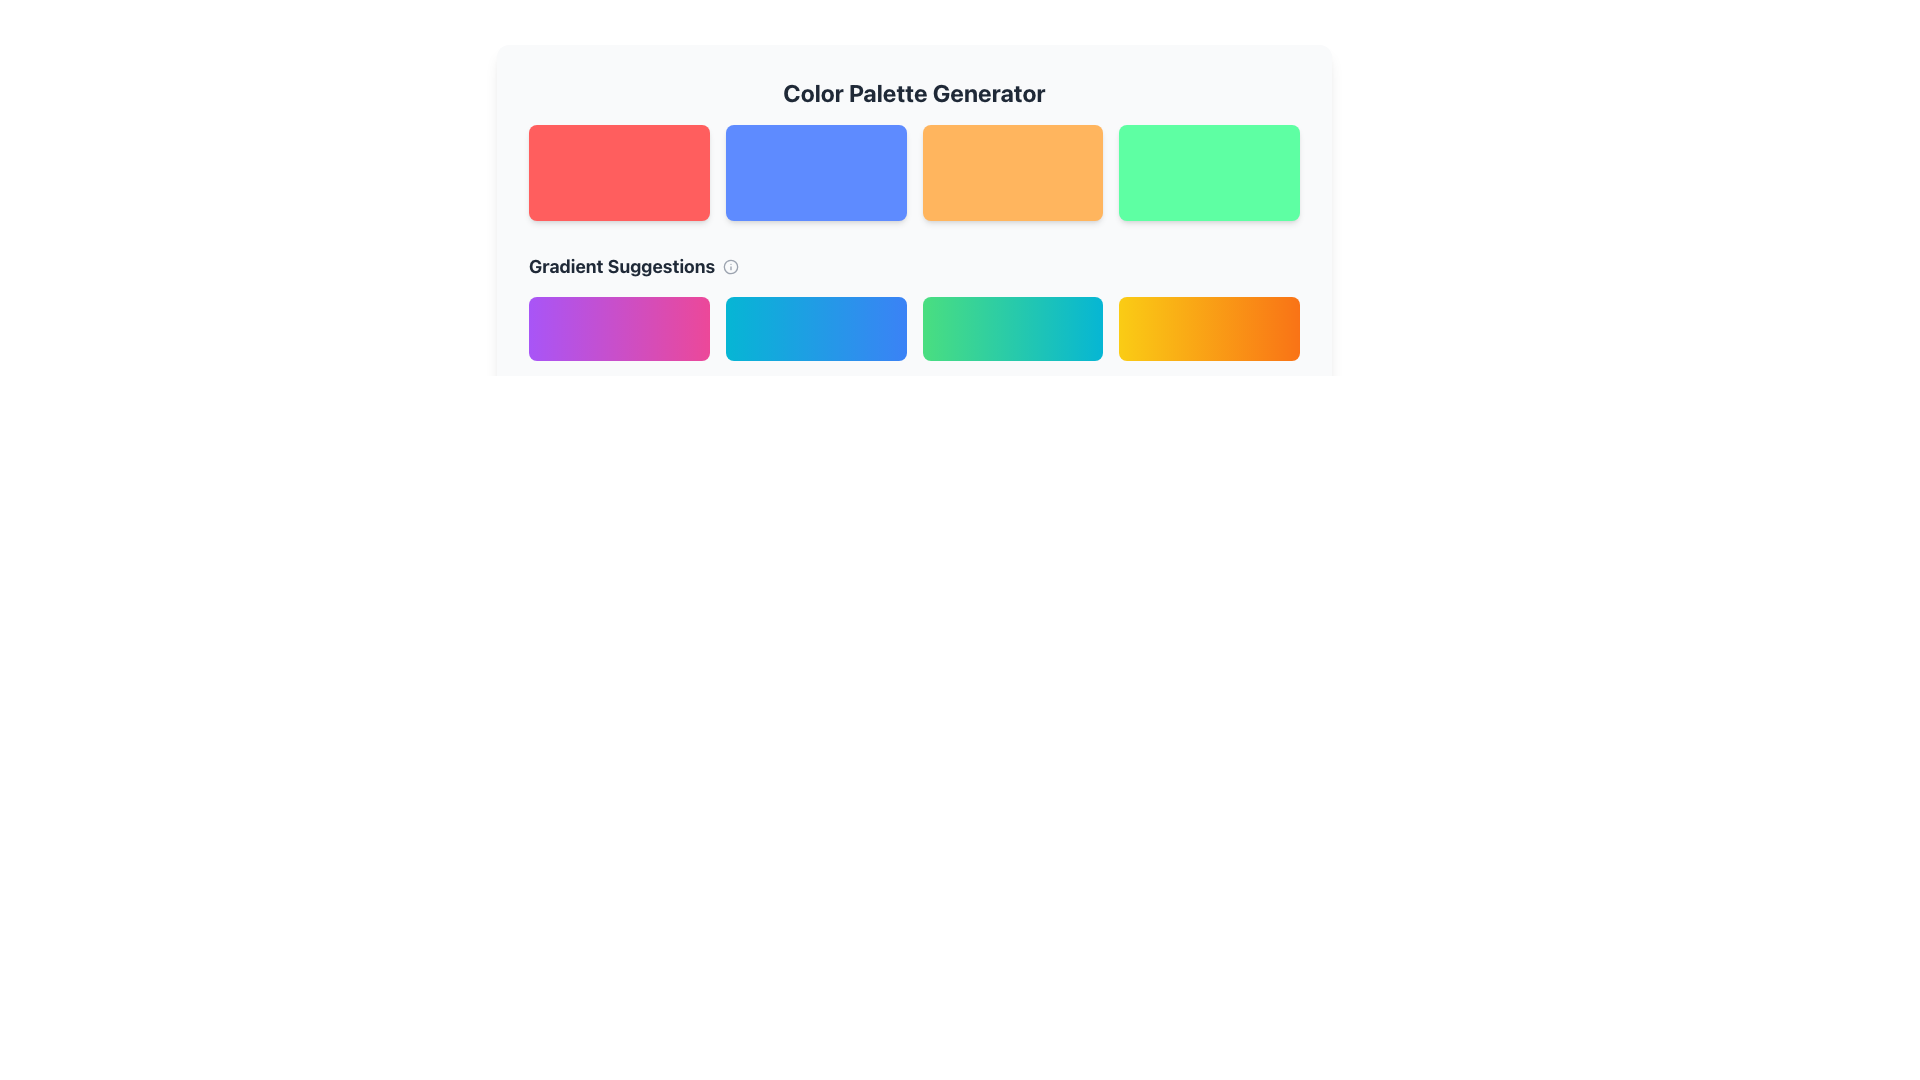 This screenshot has width=1920, height=1080. Describe the element at coordinates (816, 327) in the screenshot. I see `keyboard navigation` at that location.